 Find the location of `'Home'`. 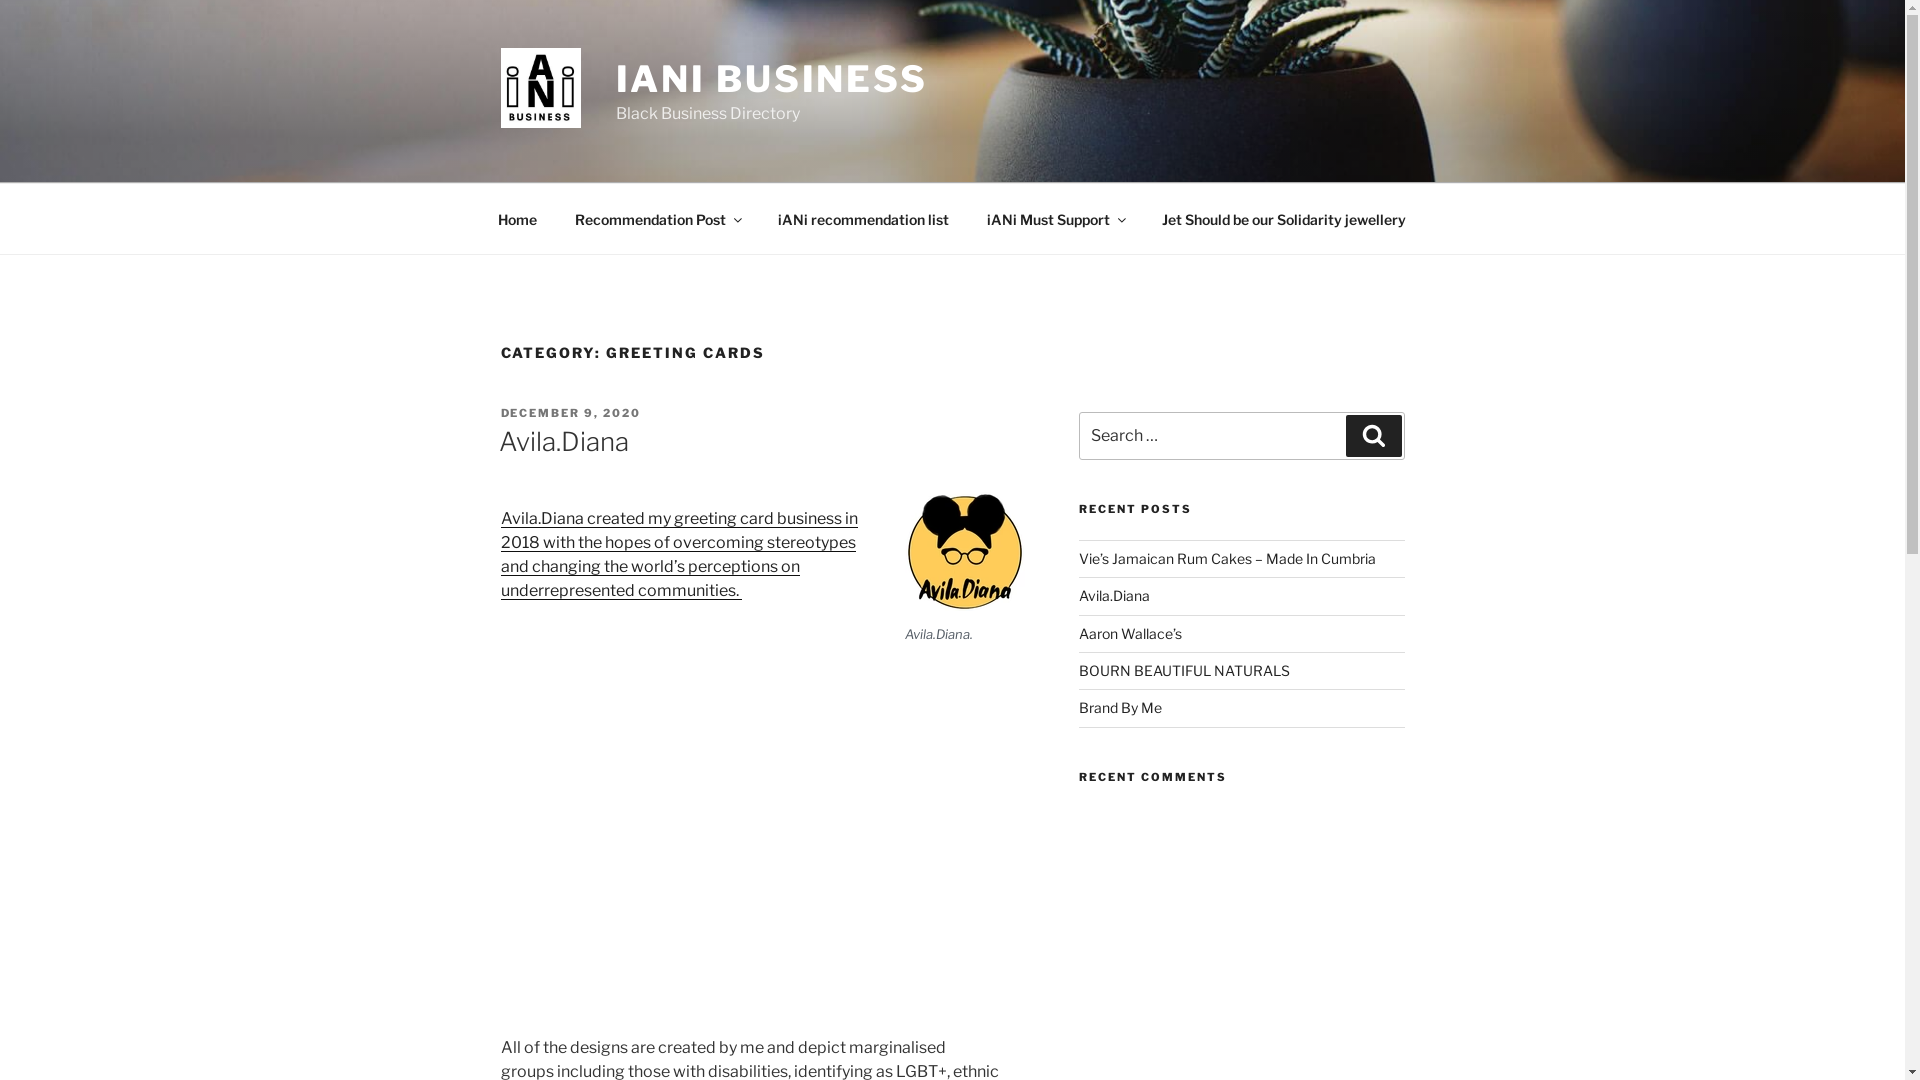

'Home' is located at coordinates (517, 218).